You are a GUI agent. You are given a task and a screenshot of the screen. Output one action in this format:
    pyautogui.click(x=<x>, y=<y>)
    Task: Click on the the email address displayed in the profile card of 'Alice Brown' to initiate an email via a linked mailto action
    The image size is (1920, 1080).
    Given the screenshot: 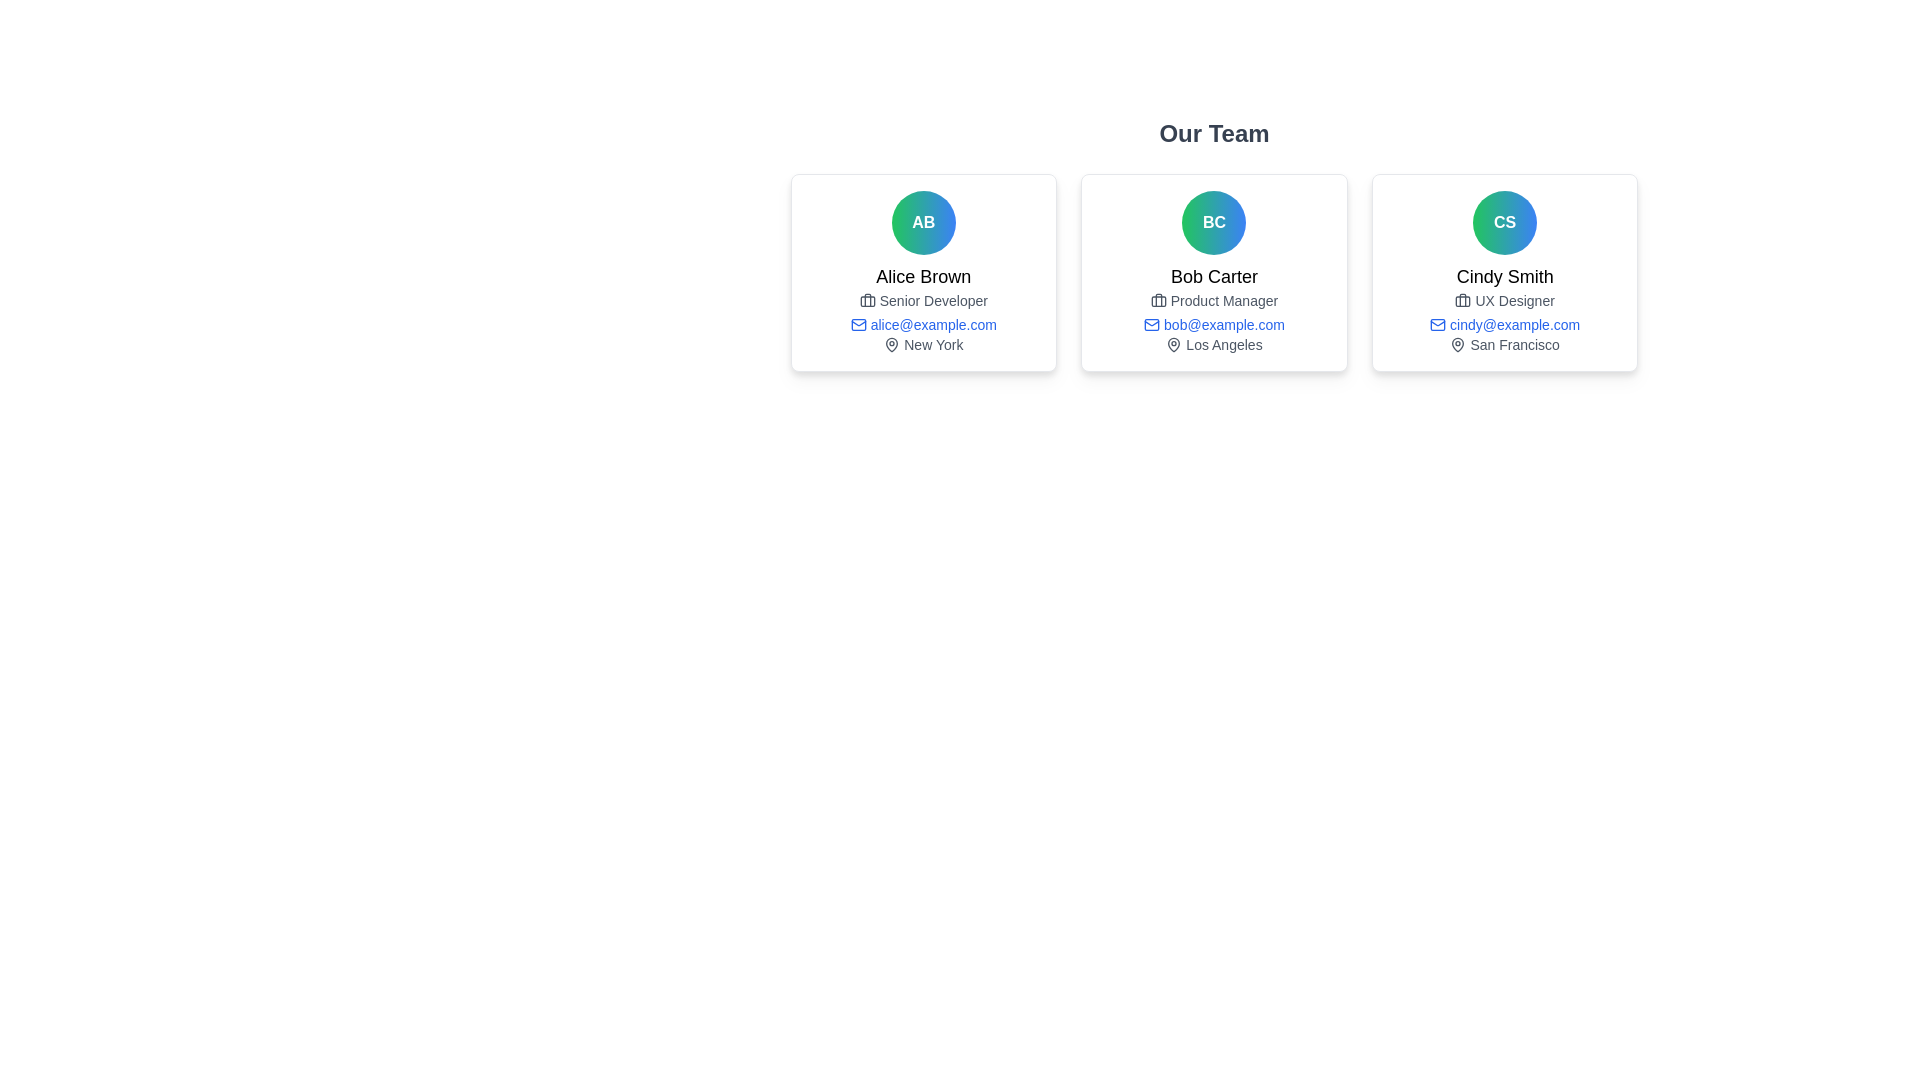 What is the action you would take?
    pyautogui.click(x=922, y=323)
    